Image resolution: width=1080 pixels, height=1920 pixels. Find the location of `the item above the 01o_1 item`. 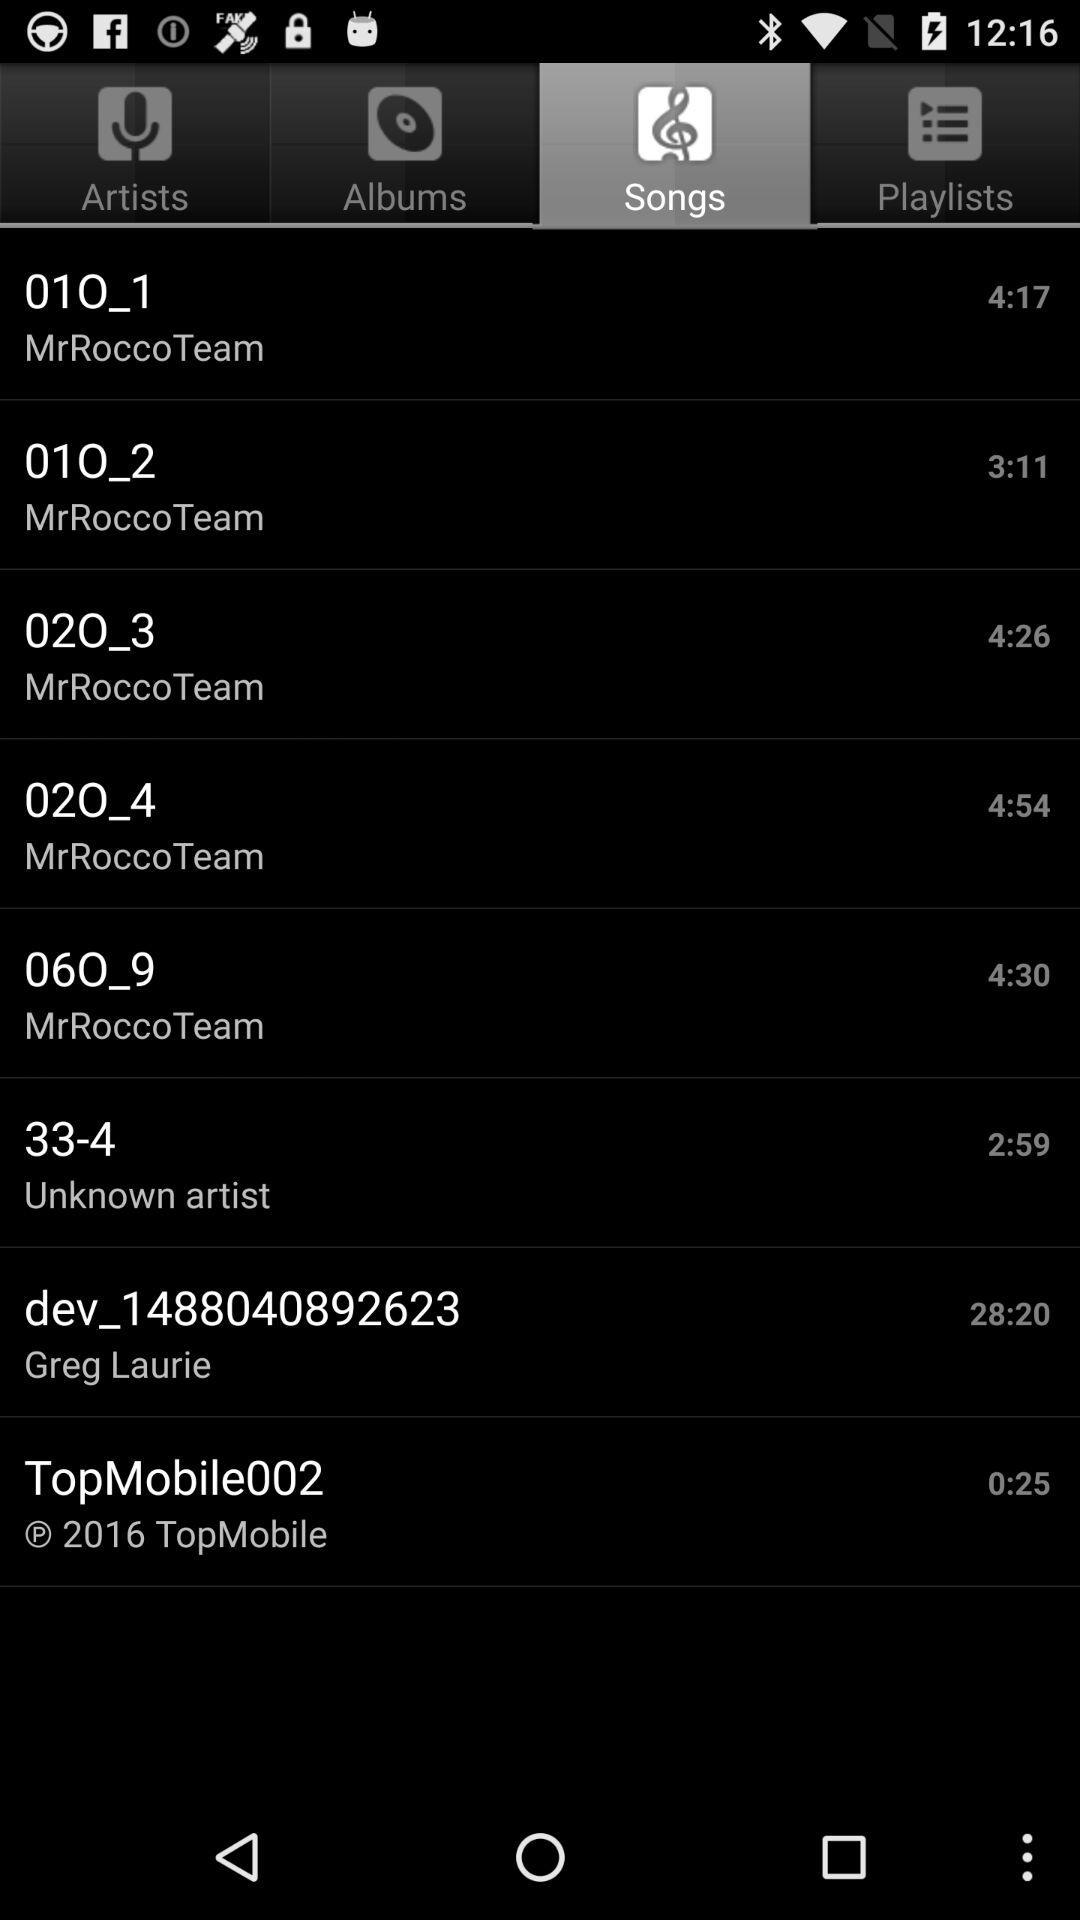

the item above the 01o_1 item is located at coordinates (405, 146).